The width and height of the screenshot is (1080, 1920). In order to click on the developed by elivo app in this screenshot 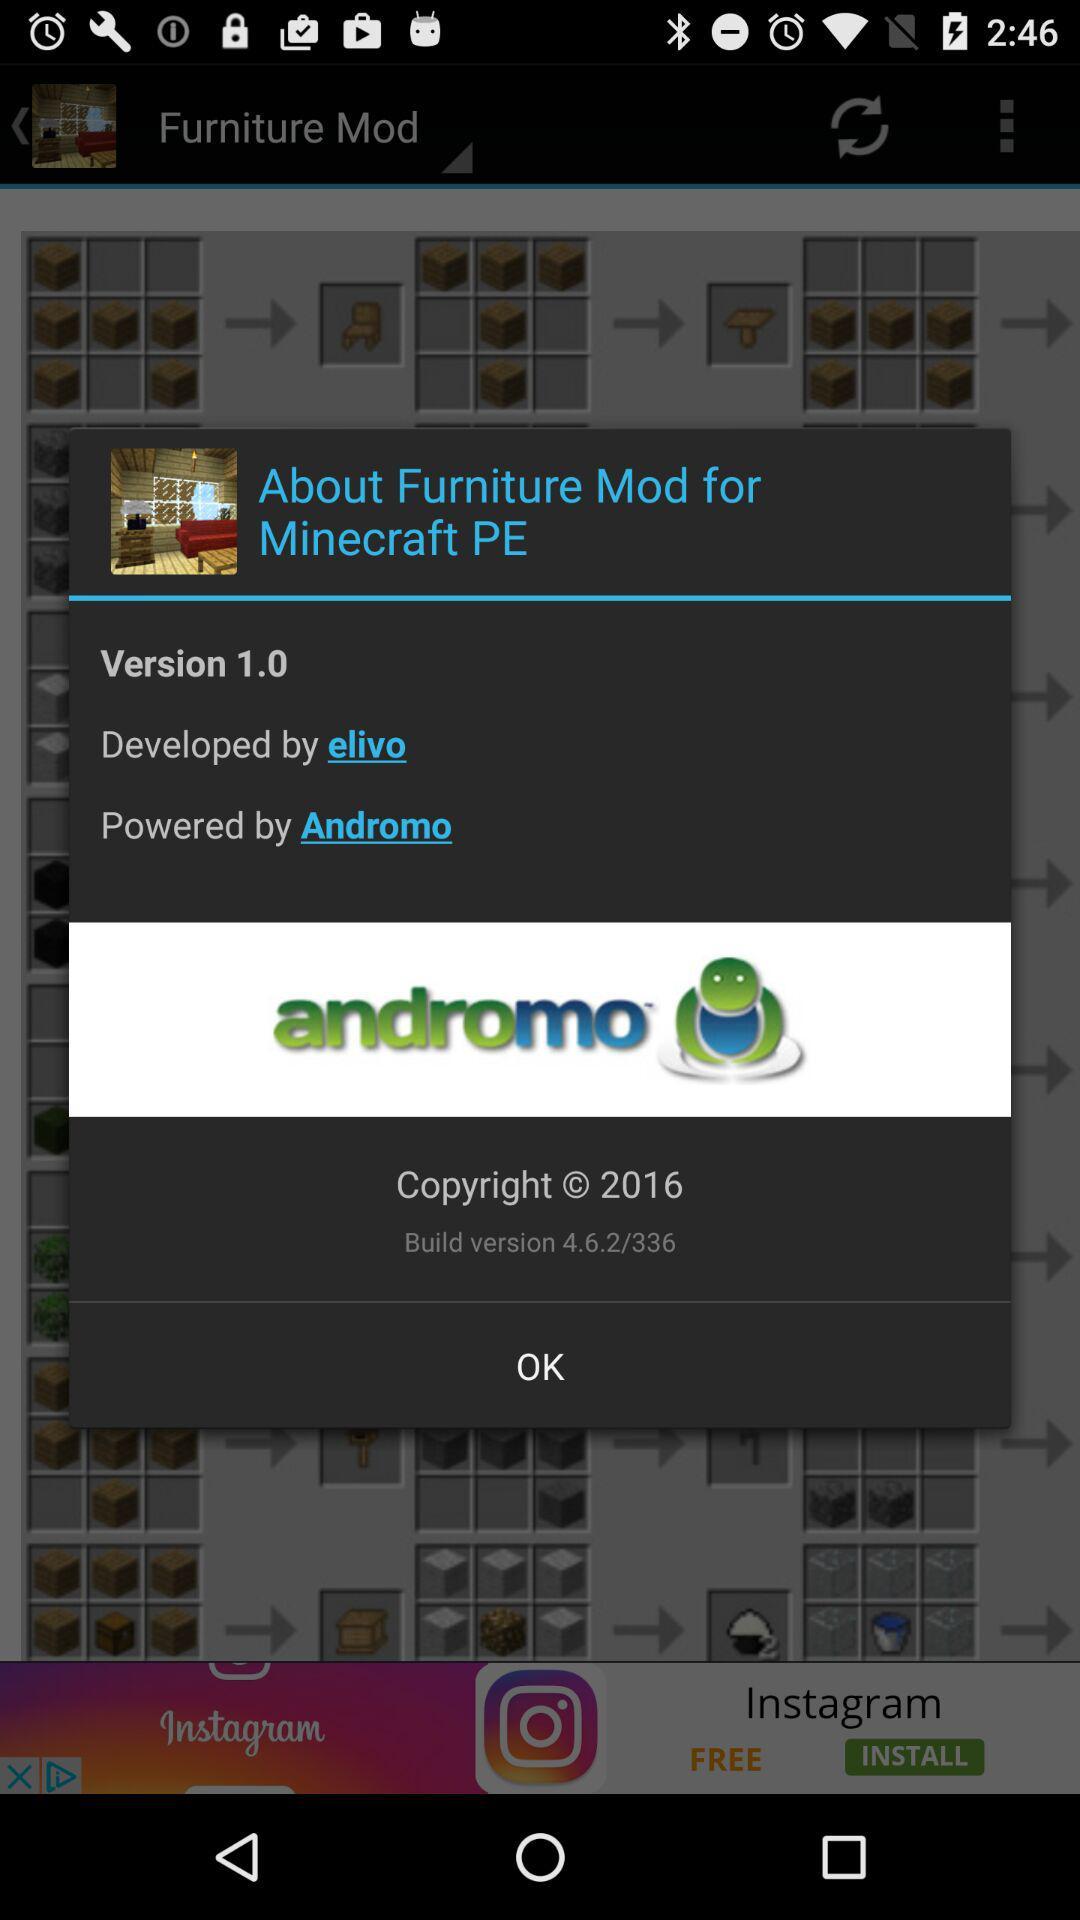, I will do `click(540, 757)`.